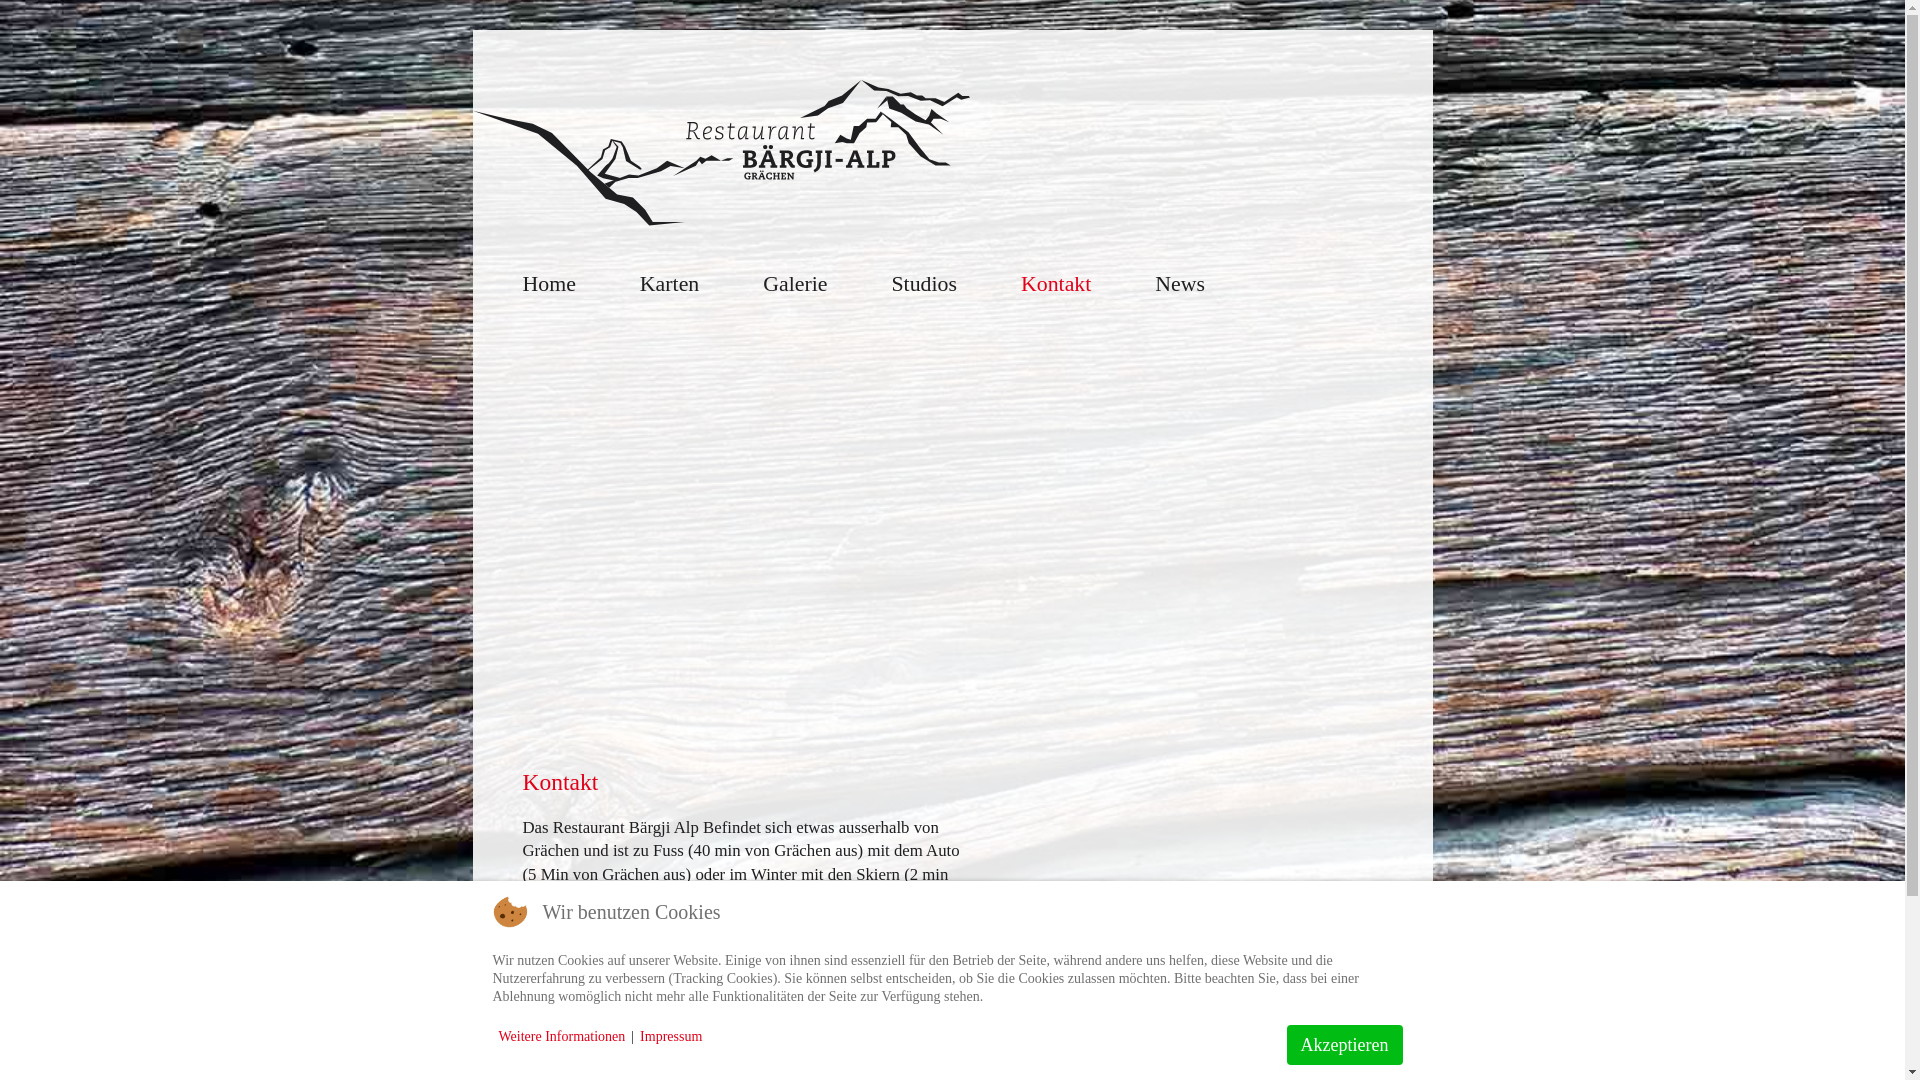 Image resolution: width=1920 pixels, height=1080 pixels. Describe the element at coordinates (560, 1036) in the screenshot. I see `'Weitere Informationen'` at that location.